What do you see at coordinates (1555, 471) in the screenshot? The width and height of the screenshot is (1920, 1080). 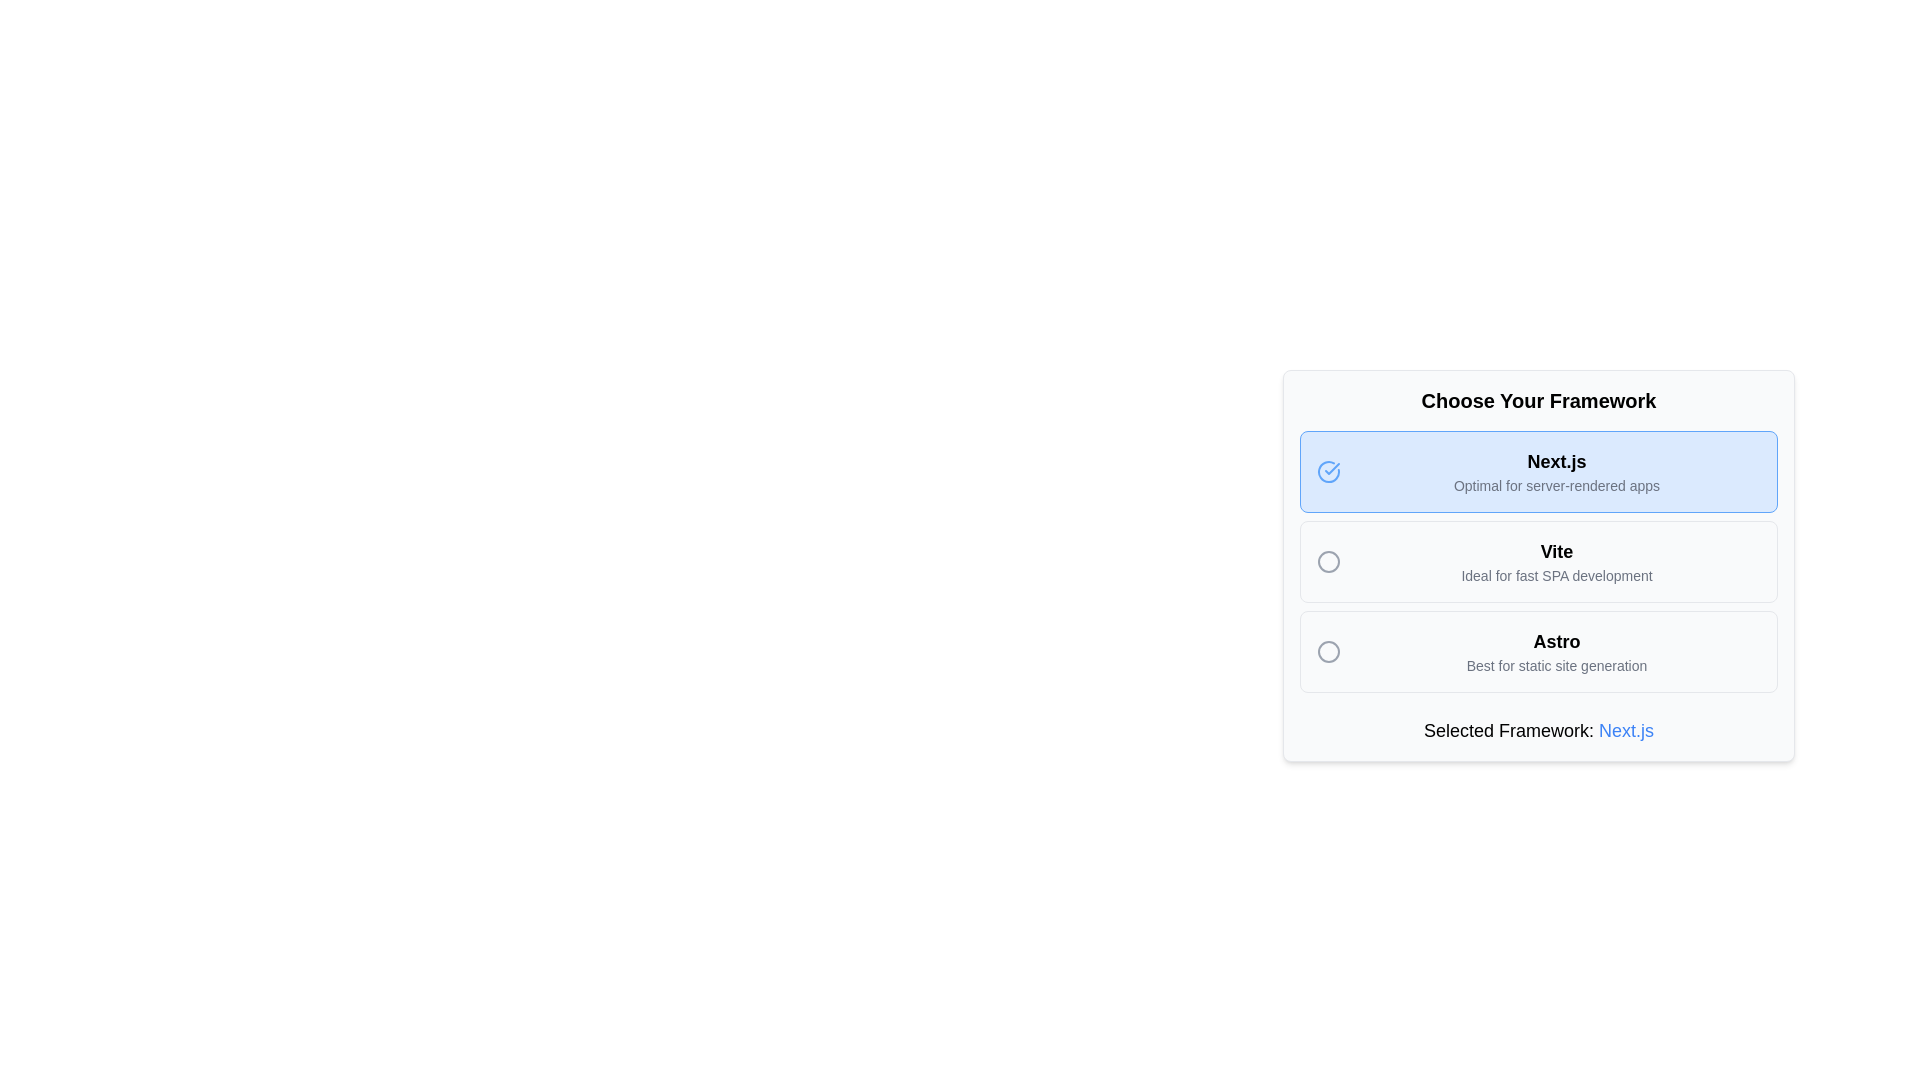 I see `the selectable option for the 'Next.js' framework located within the first option box of the 'Choose Your Framework' selection list` at bounding box center [1555, 471].